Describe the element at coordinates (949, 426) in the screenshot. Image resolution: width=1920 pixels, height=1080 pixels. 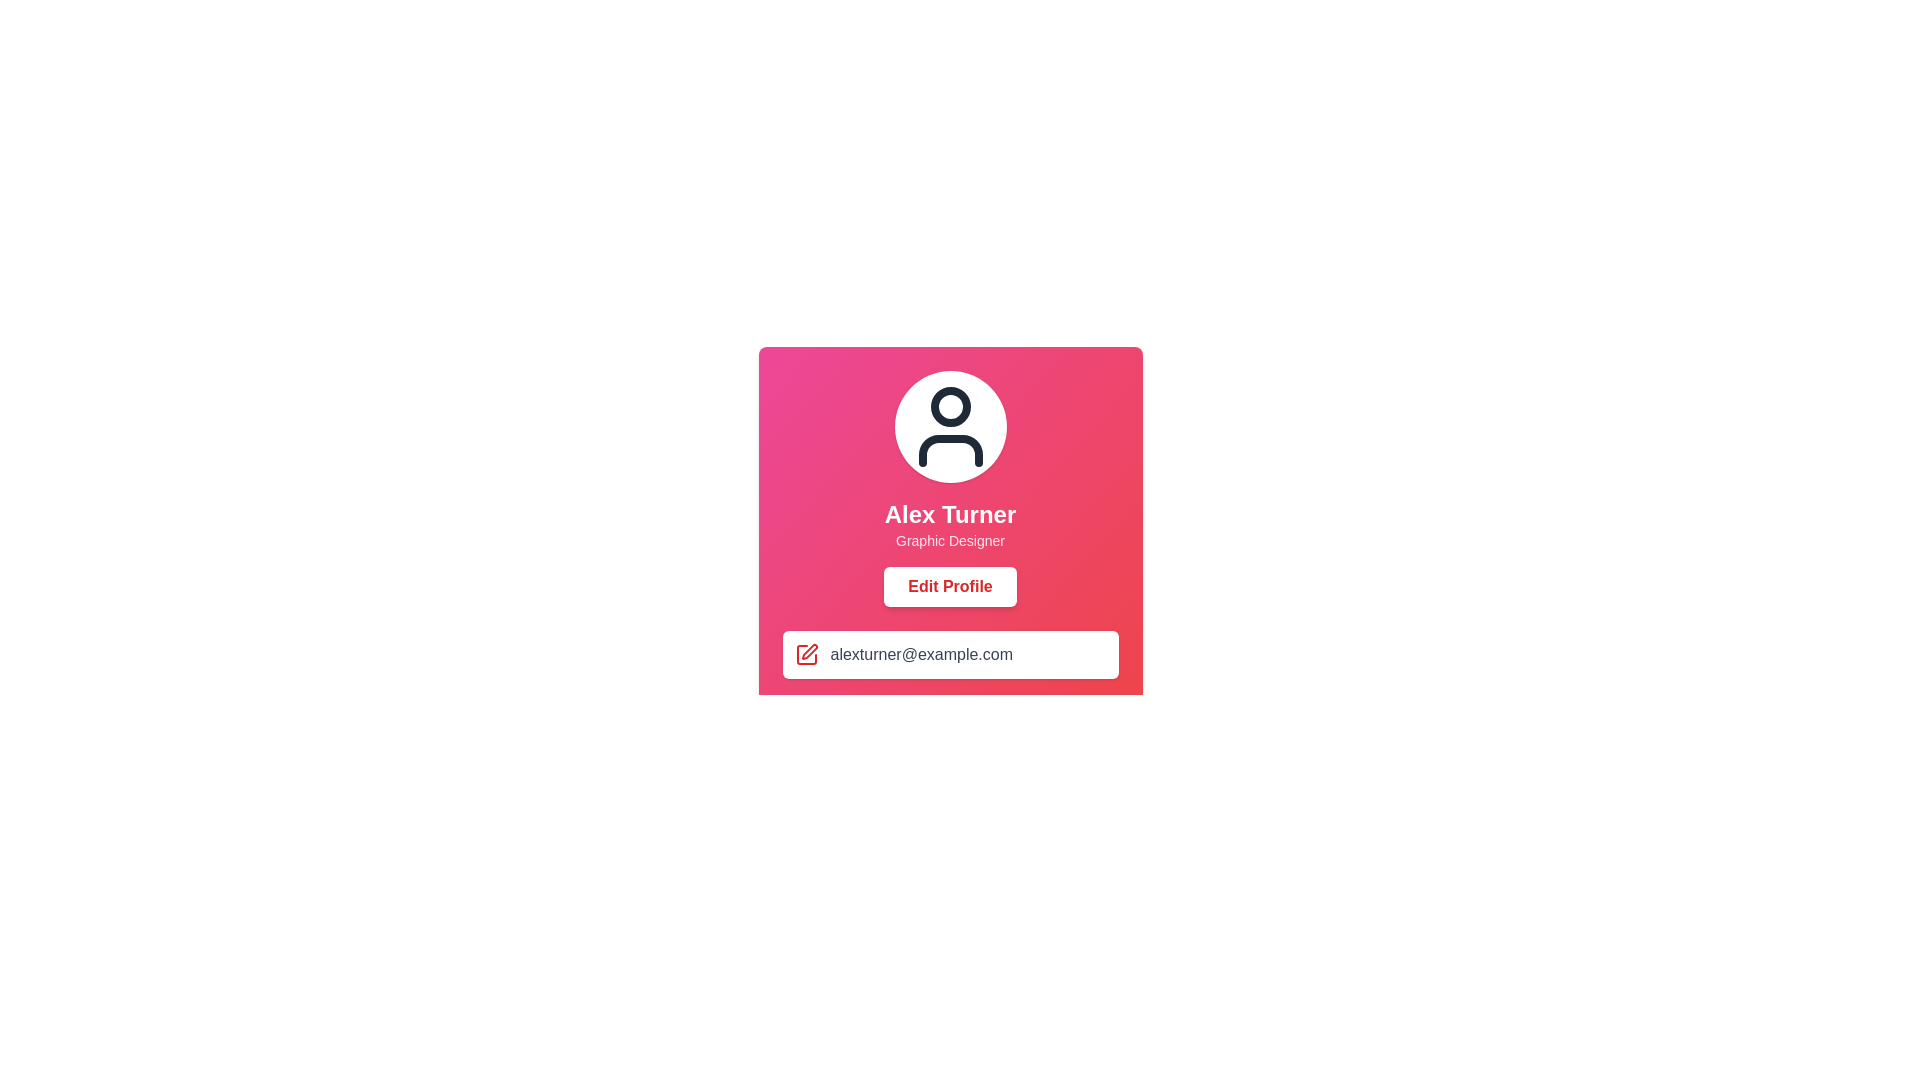
I see `the user profile icon located at the top of the profile card, which visually represents the user's profile section` at that location.